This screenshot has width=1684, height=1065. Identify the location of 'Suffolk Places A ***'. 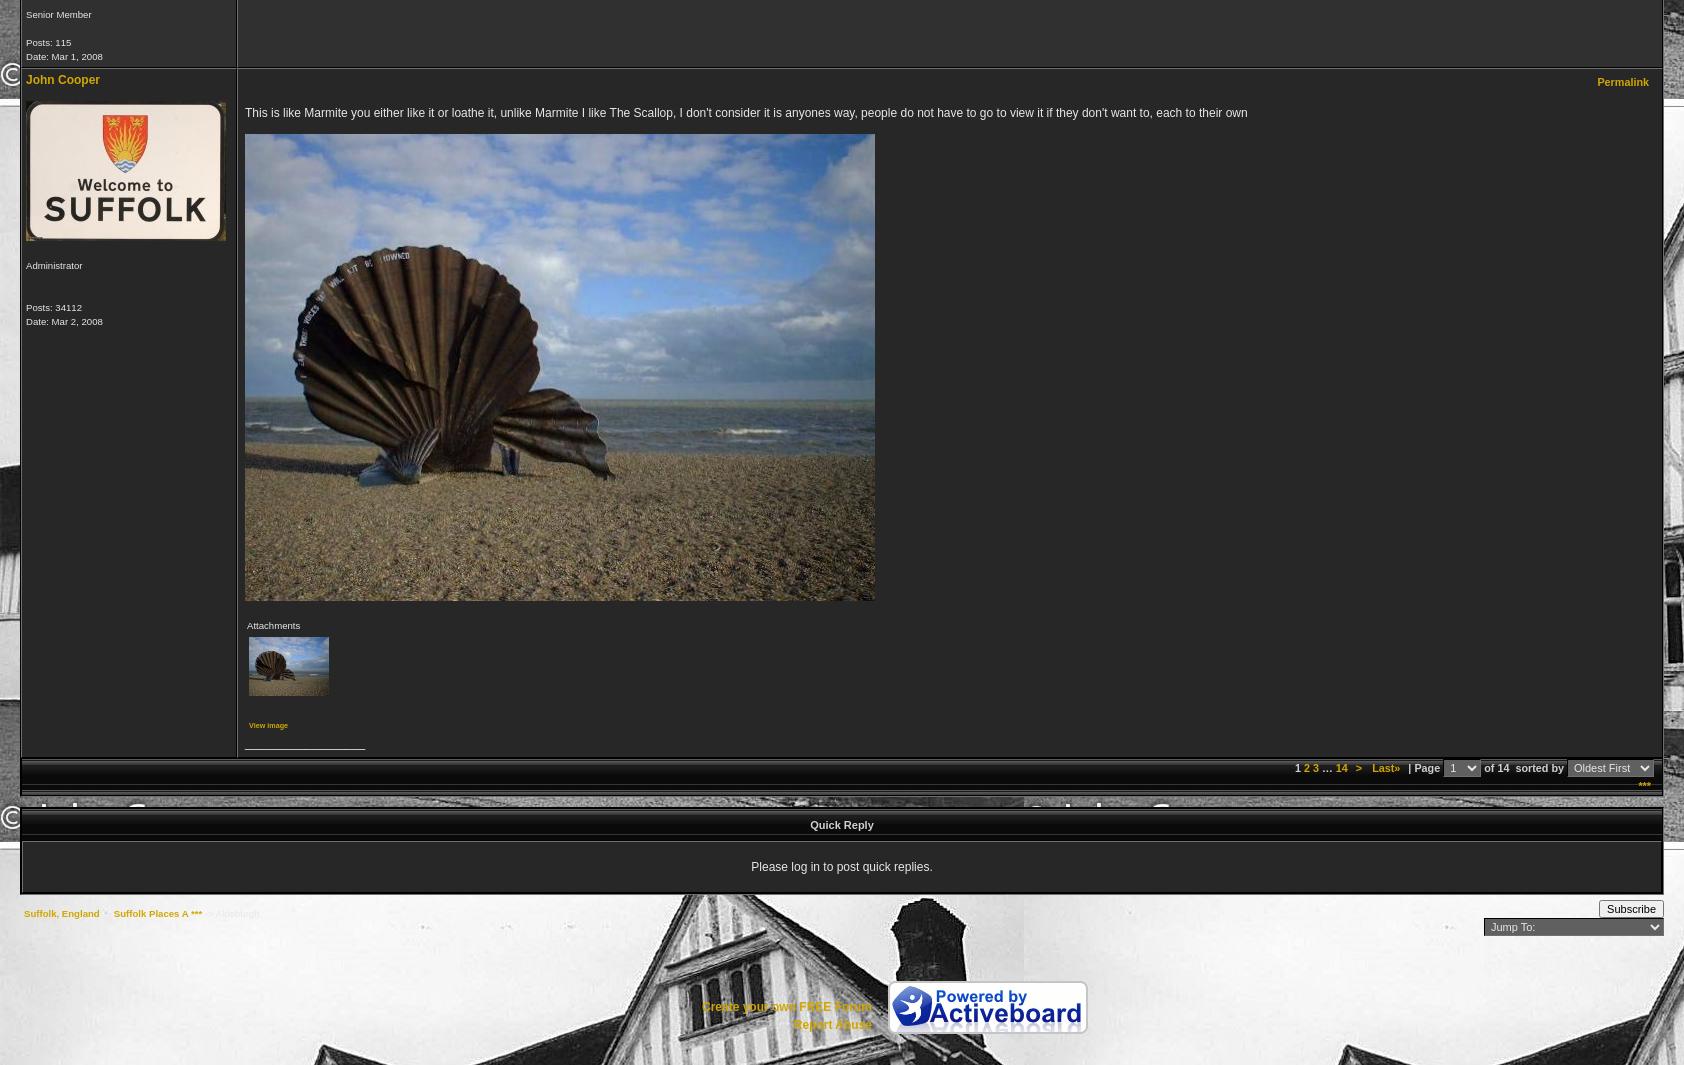
(156, 913).